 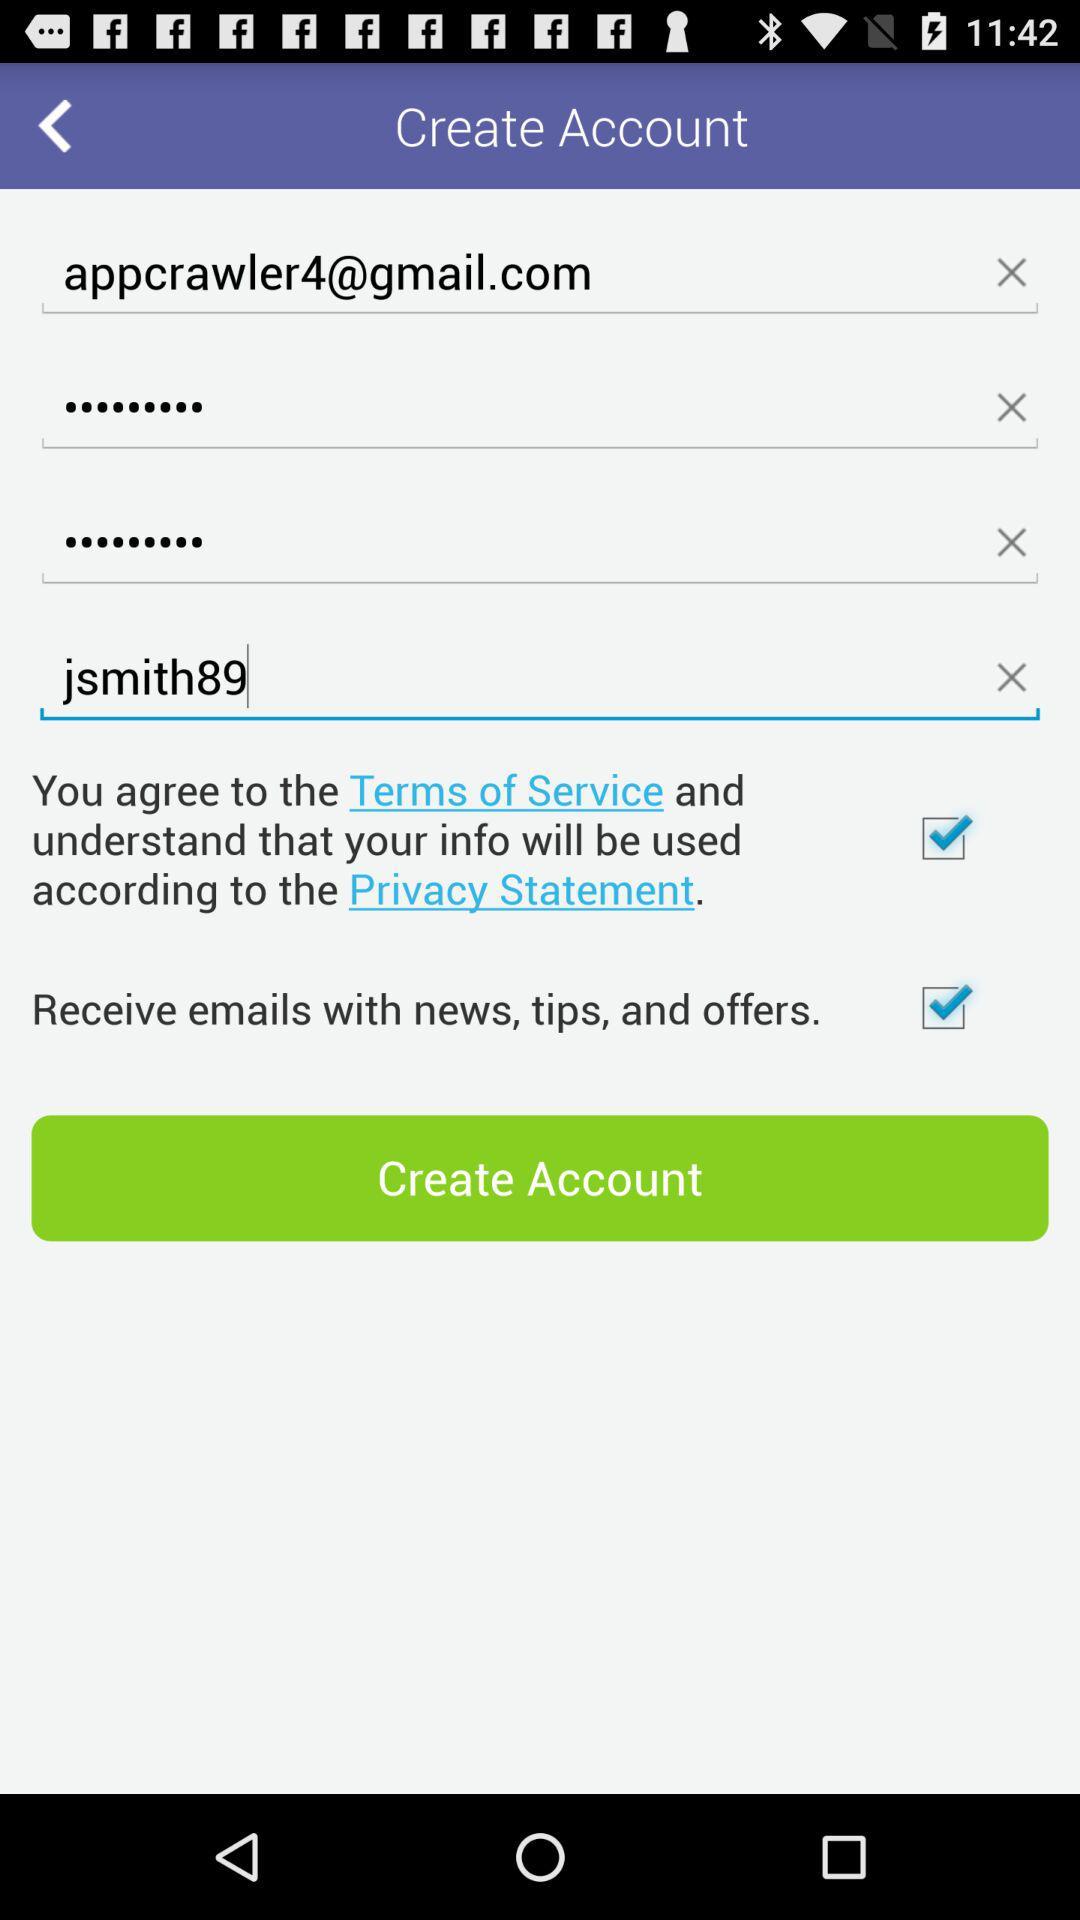 I want to click on the arrow_backward icon, so click(x=61, y=133).